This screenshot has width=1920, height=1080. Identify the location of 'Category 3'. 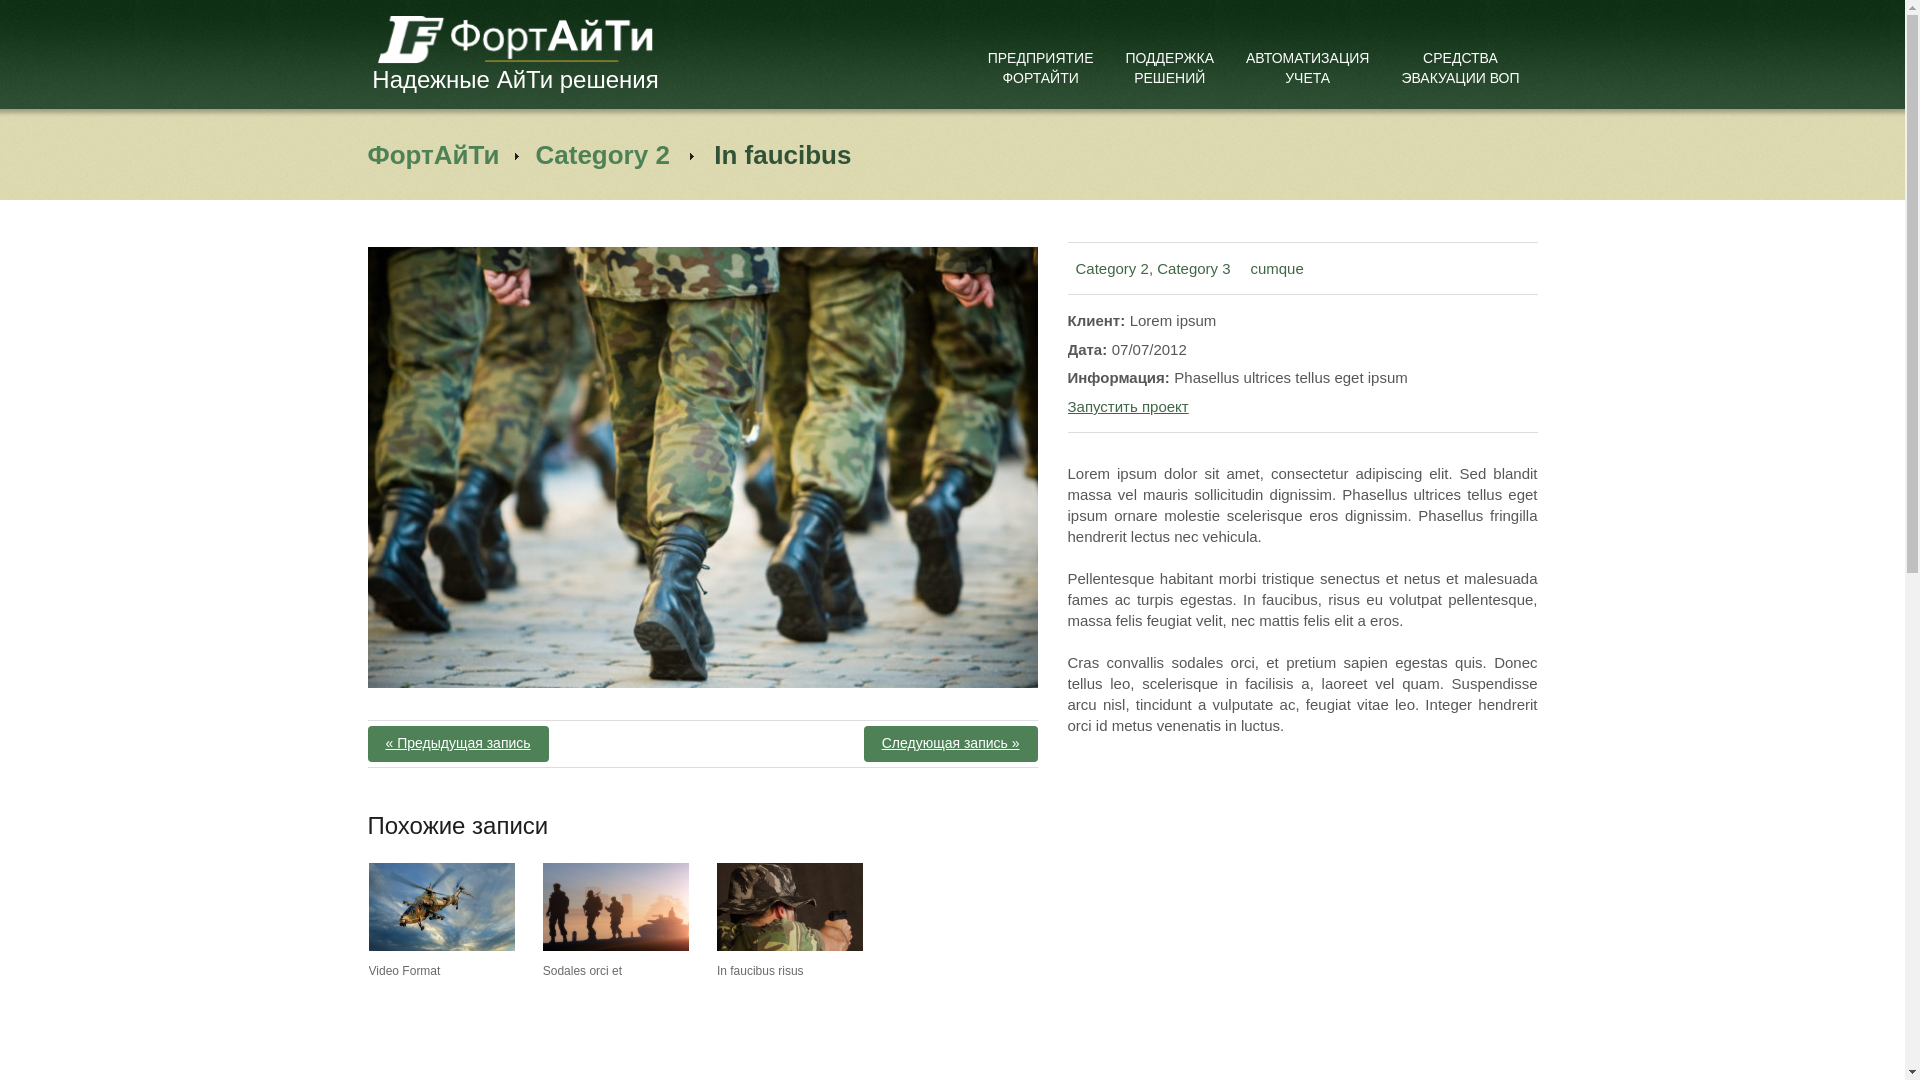
(1156, 267).